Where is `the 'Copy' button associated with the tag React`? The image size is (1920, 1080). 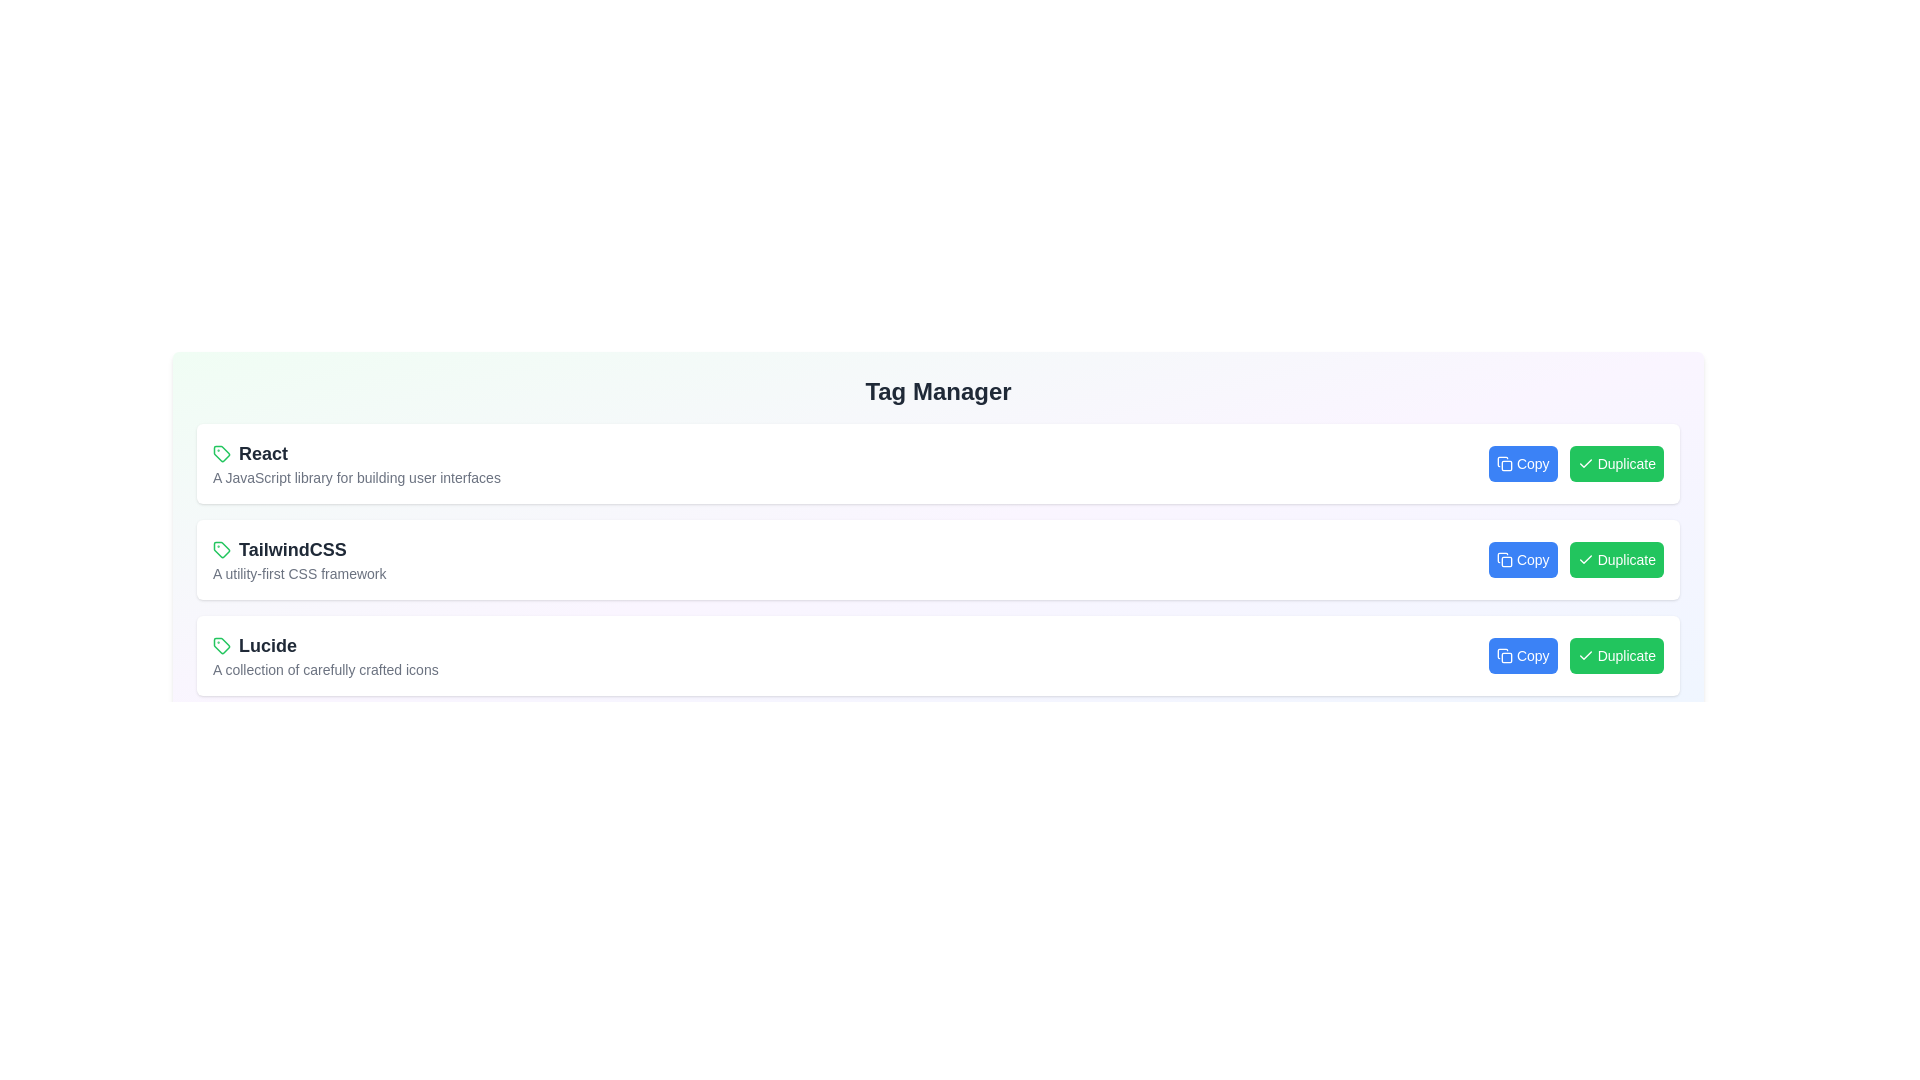
the 'Copy' button associated with the tag React is located at coordinates (1522, 463).